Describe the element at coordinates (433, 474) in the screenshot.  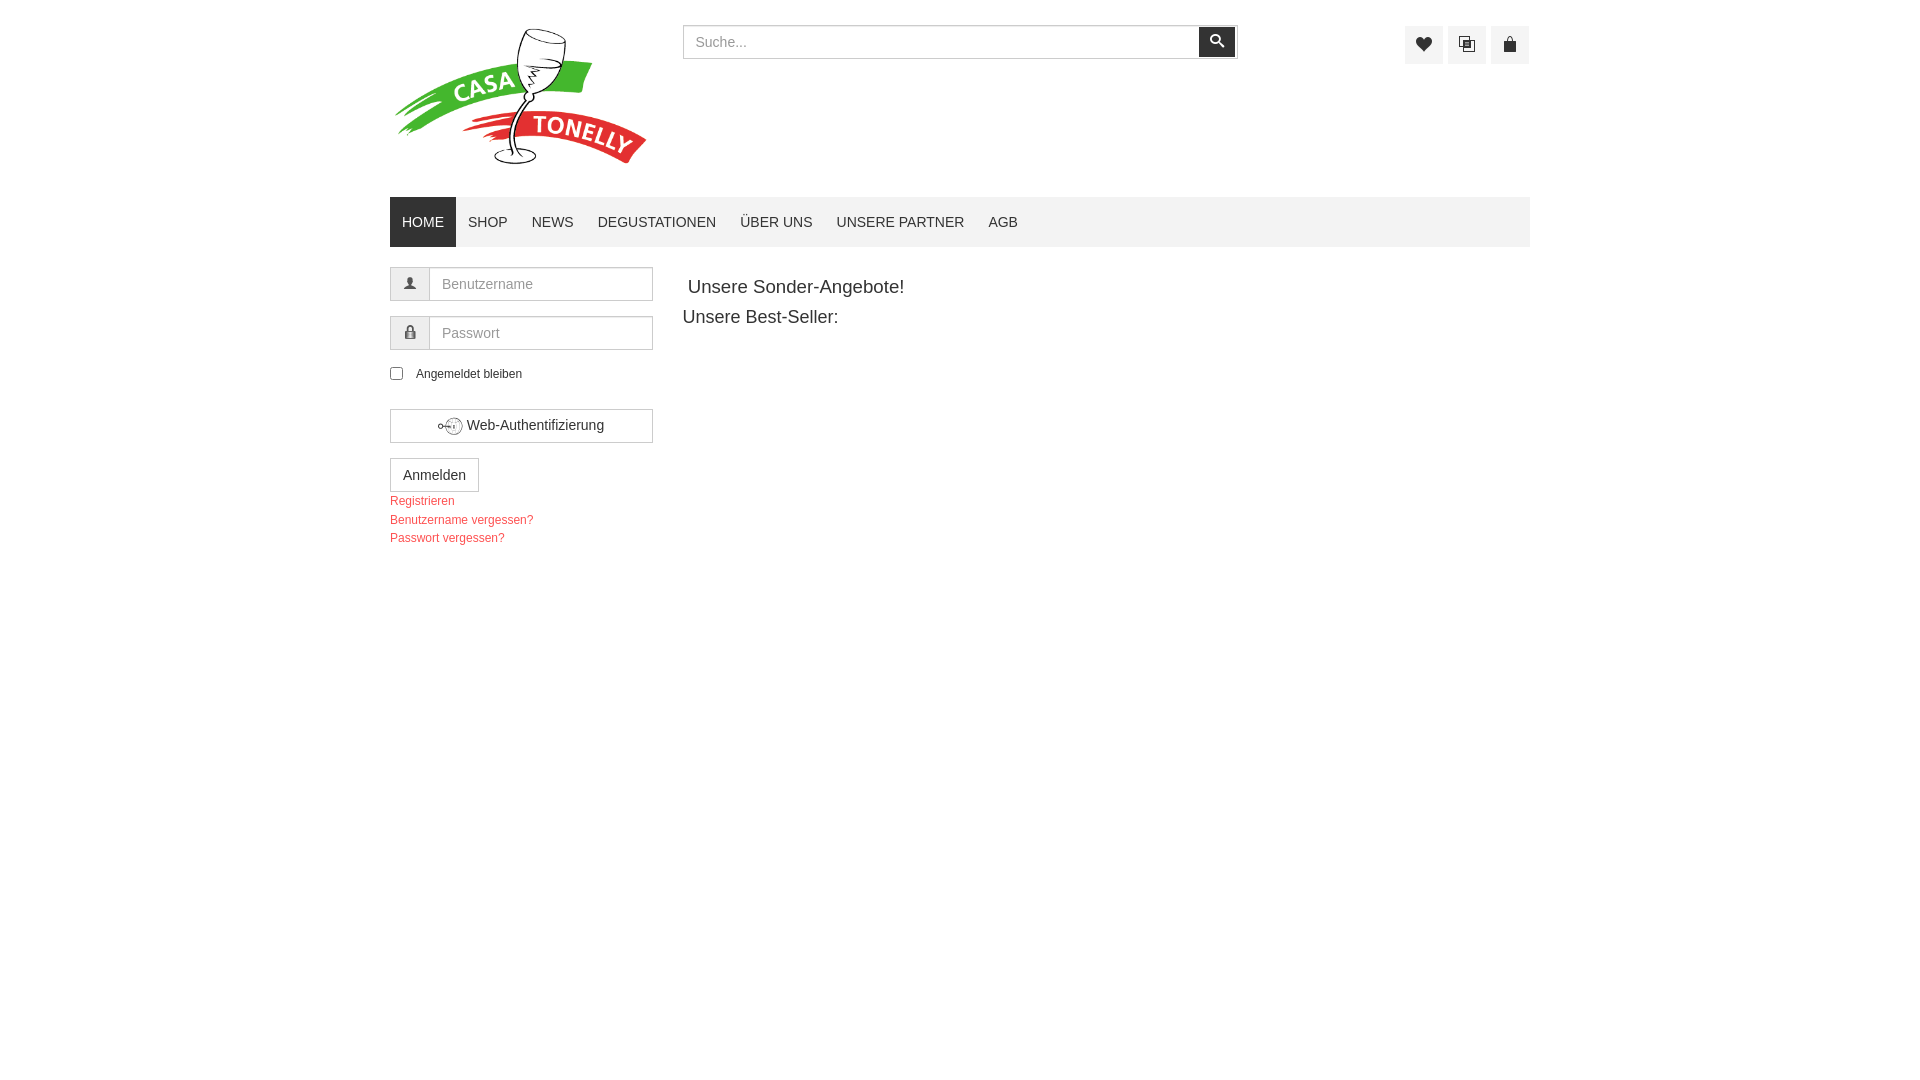
I see `'Anmelden'` at that location.